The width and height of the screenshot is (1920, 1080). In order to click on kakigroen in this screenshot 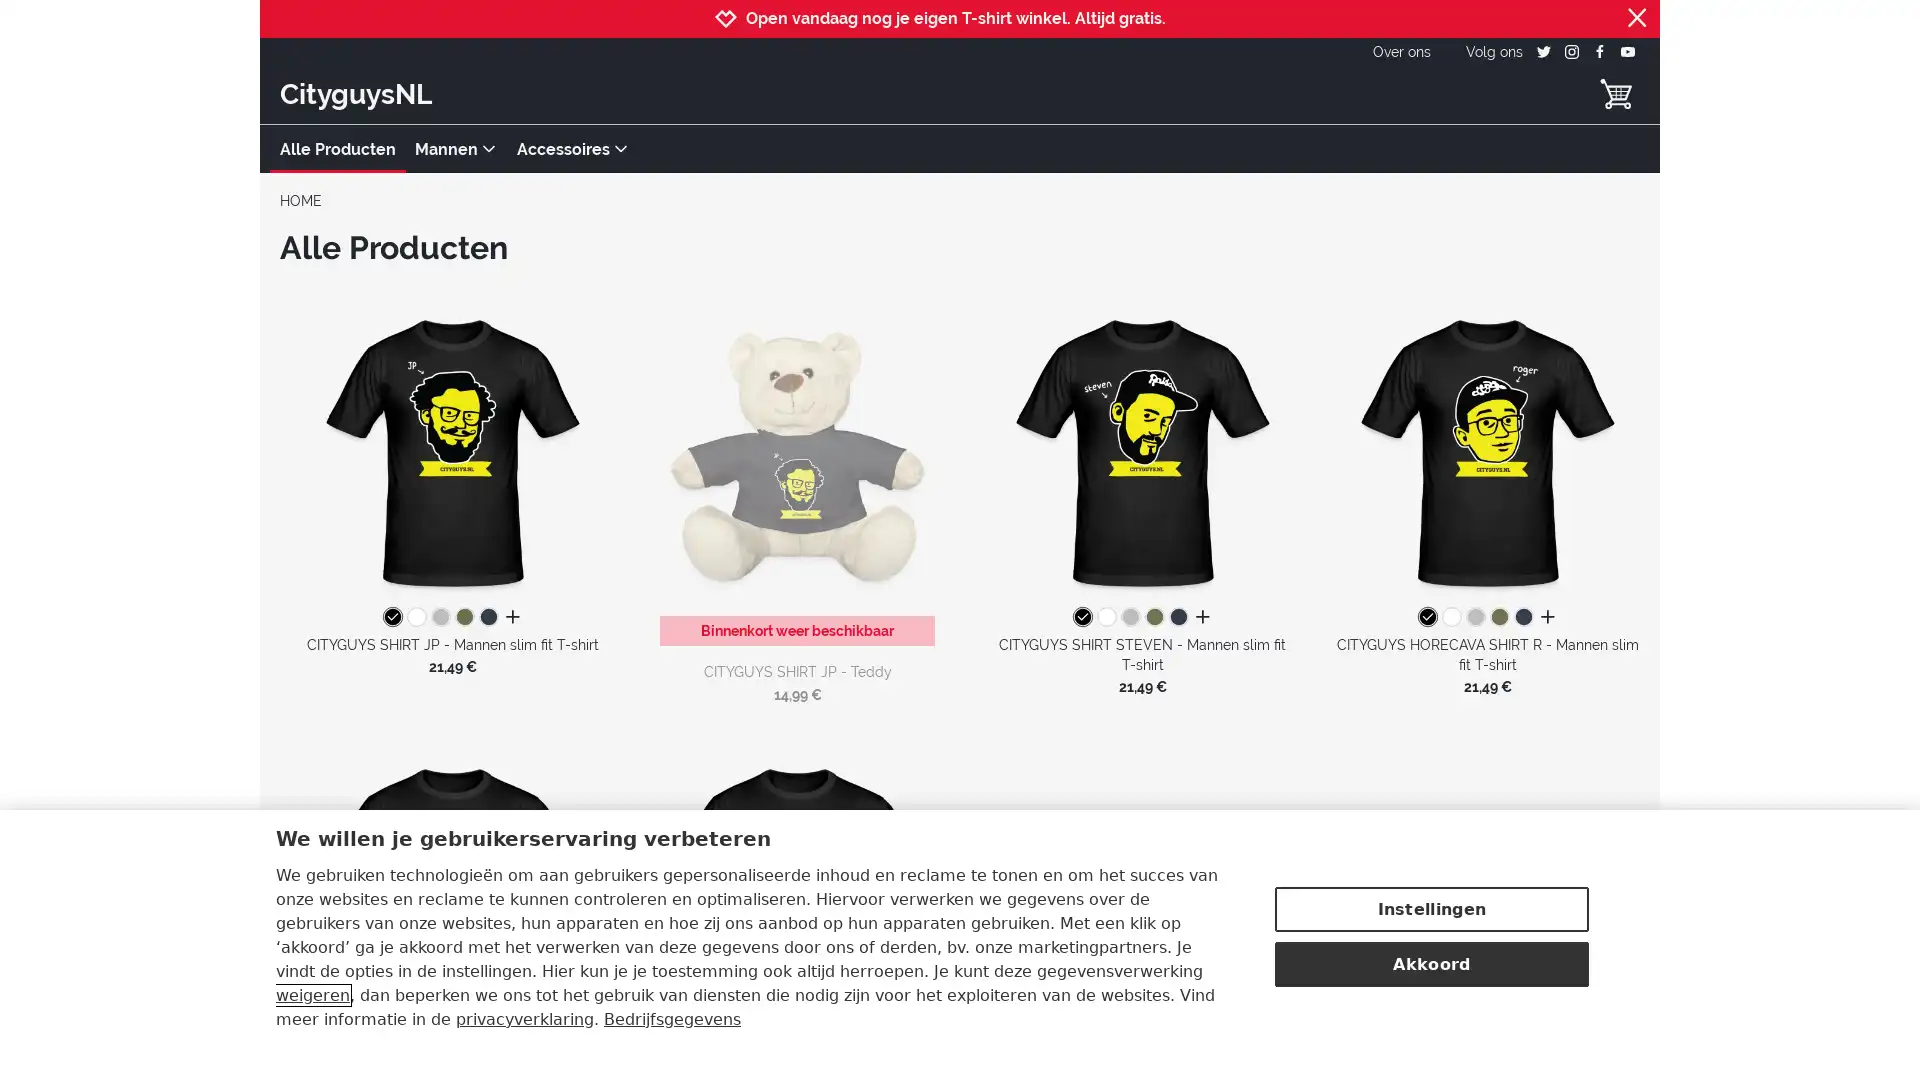, I will do `click(1153, 617)`.